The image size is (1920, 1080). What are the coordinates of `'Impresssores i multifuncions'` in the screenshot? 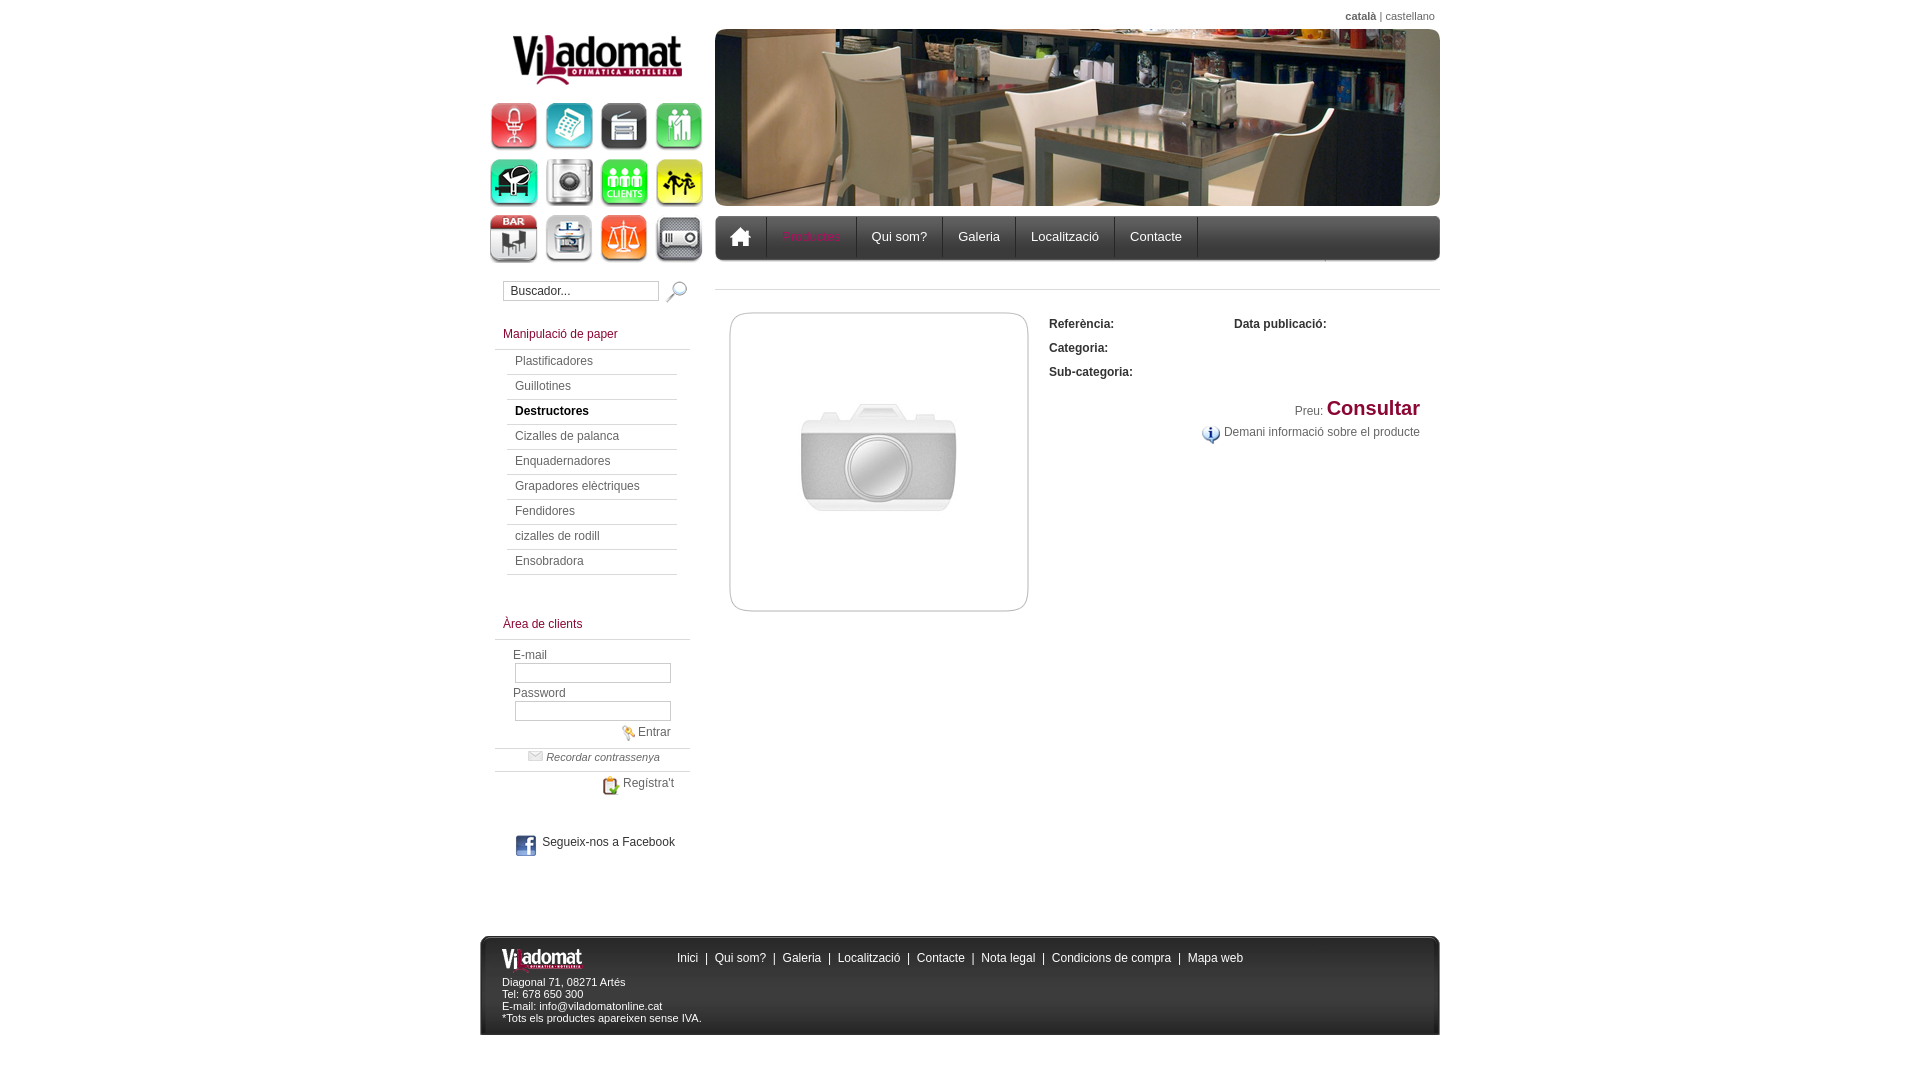 It's located at (623, 127).